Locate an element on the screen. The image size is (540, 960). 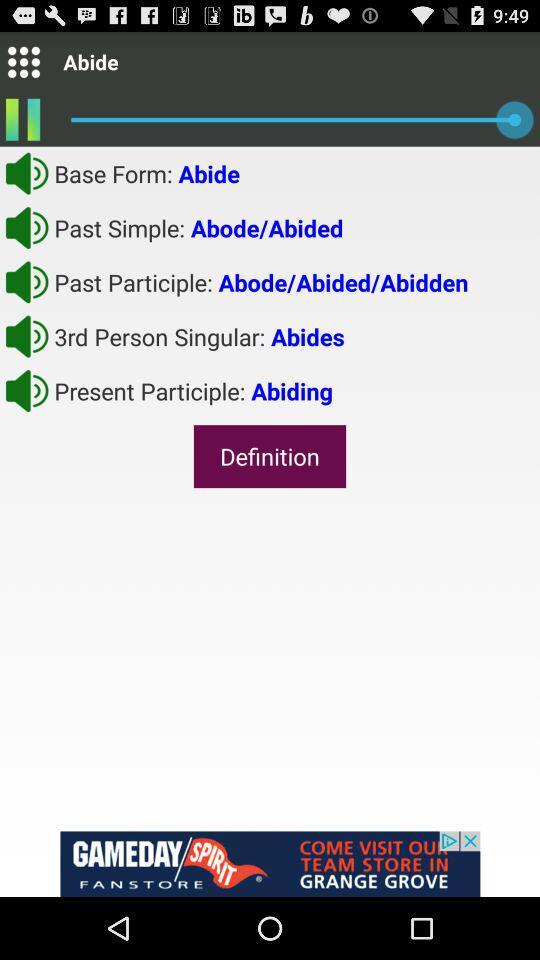
for audio is located at coordinates (26, 389).